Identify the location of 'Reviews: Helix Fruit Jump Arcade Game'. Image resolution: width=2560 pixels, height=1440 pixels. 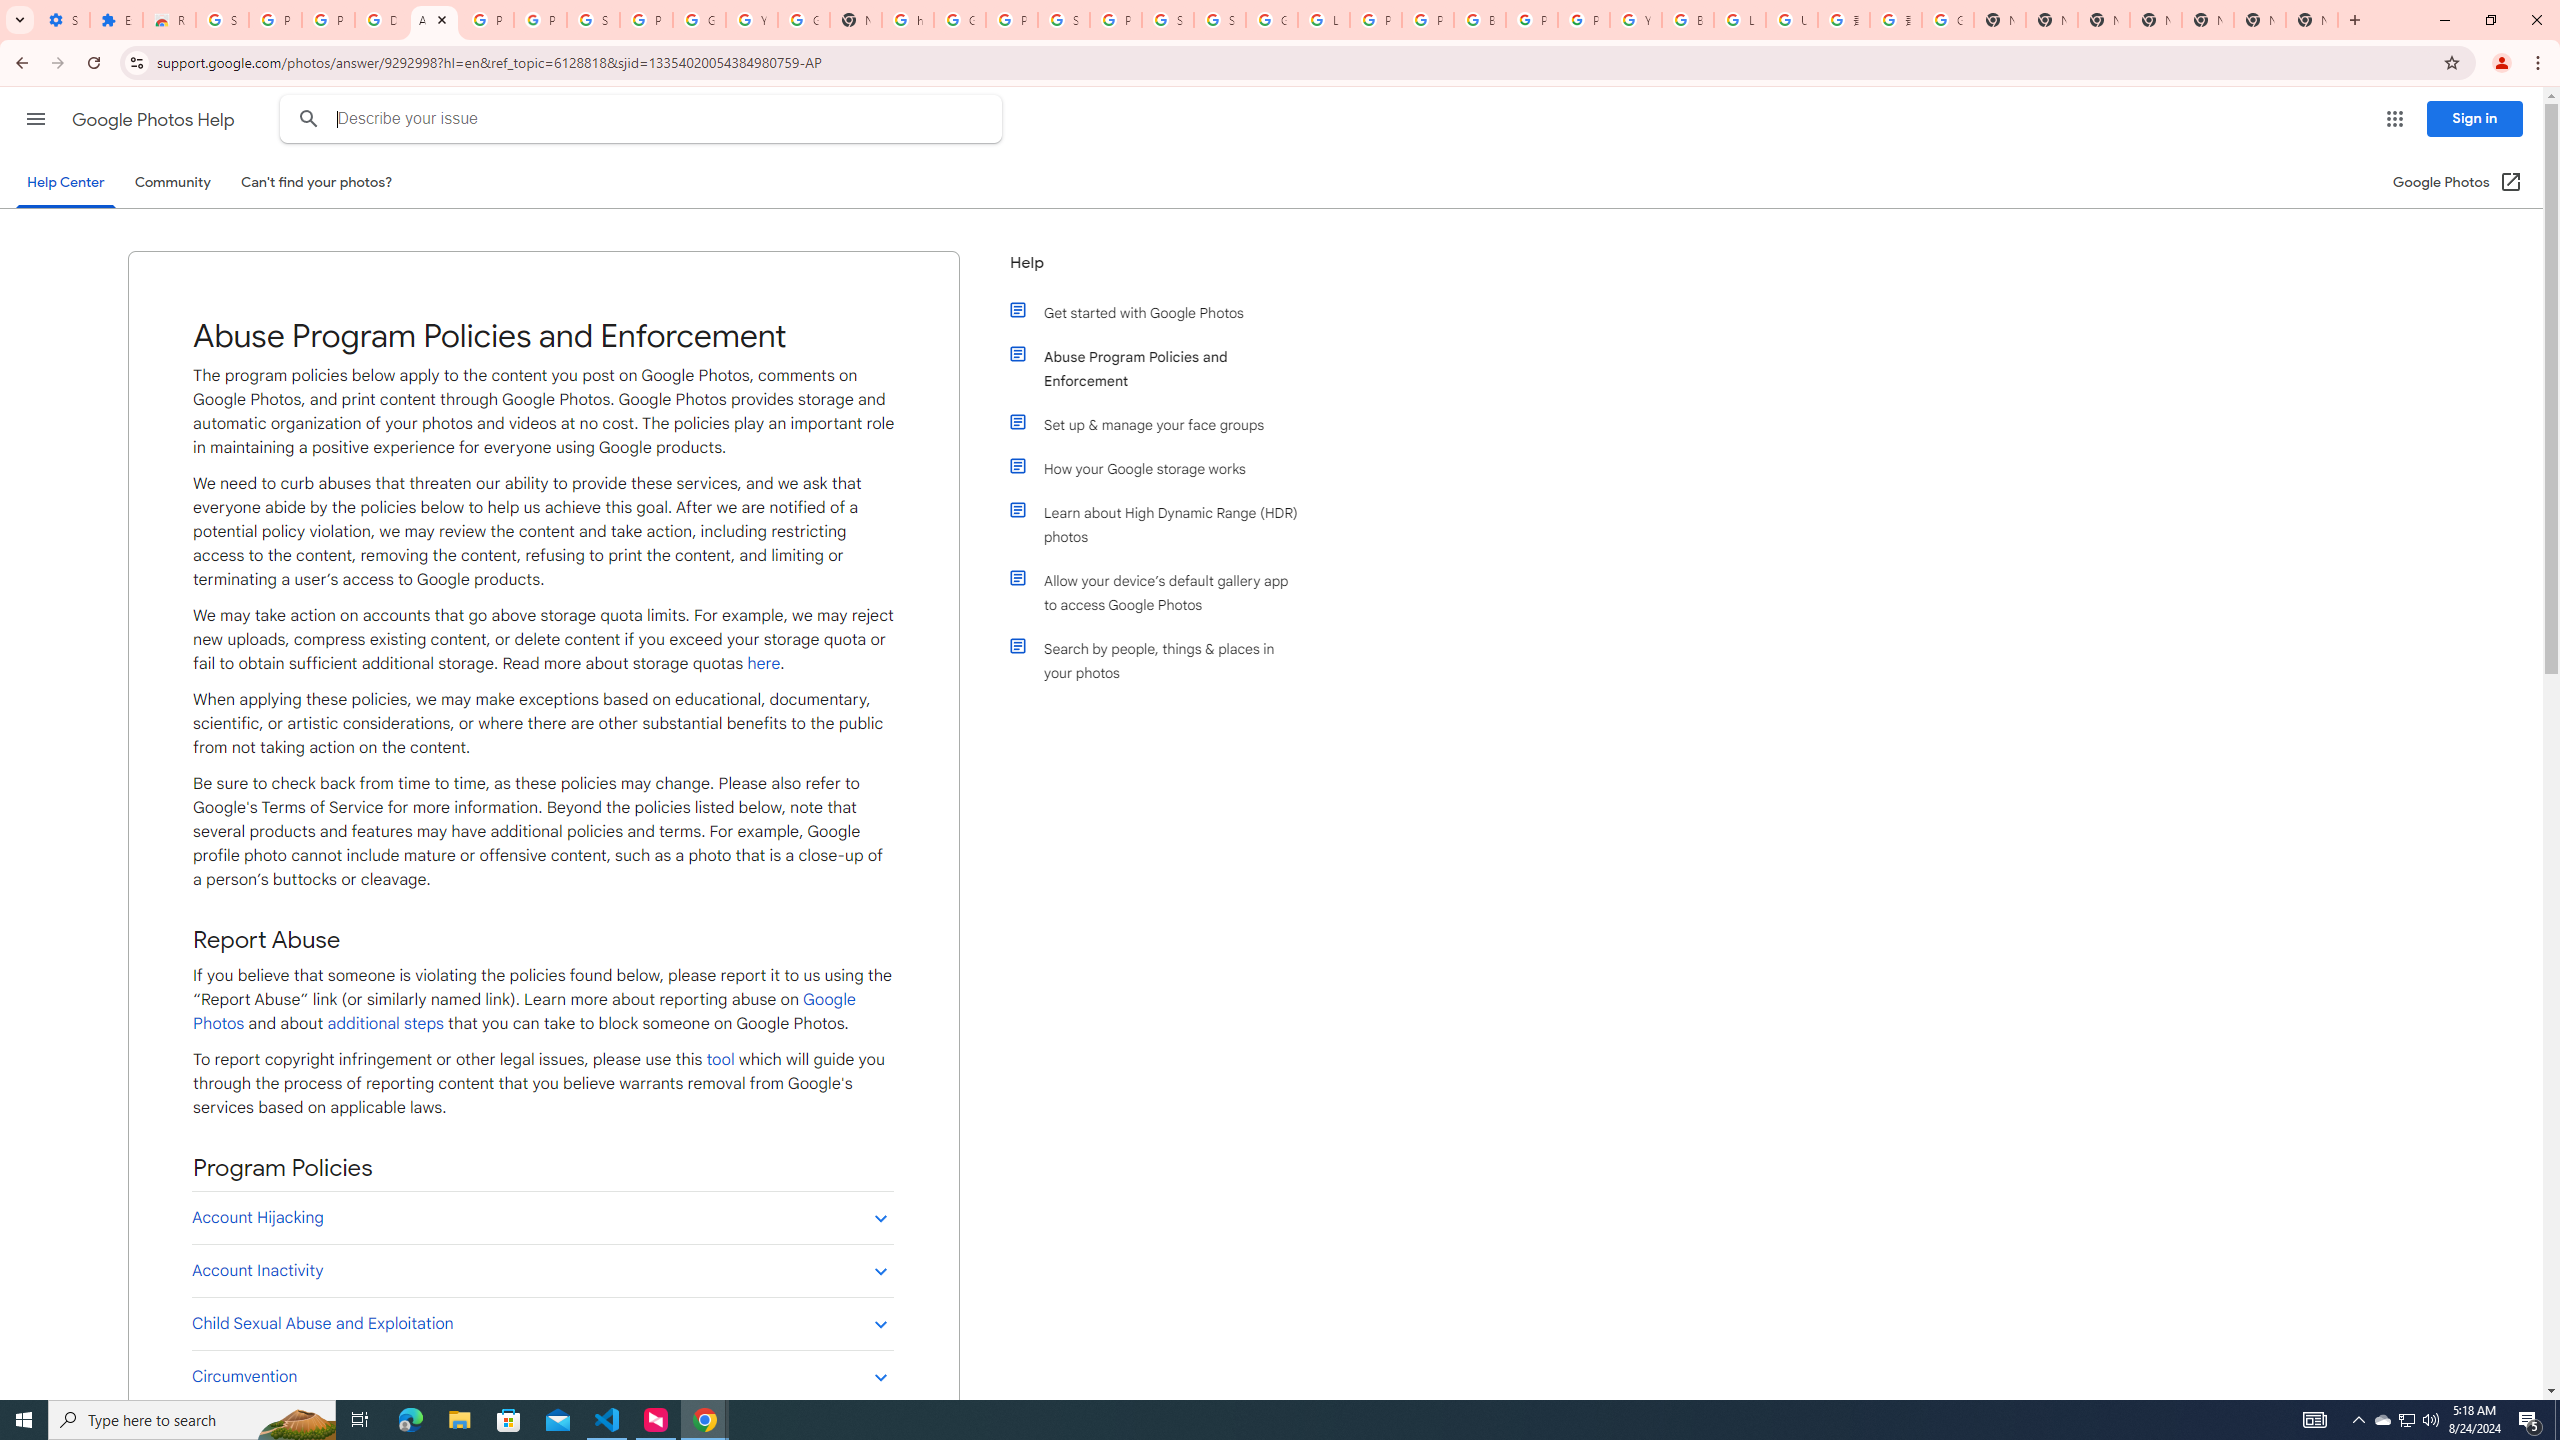
(167, 19).